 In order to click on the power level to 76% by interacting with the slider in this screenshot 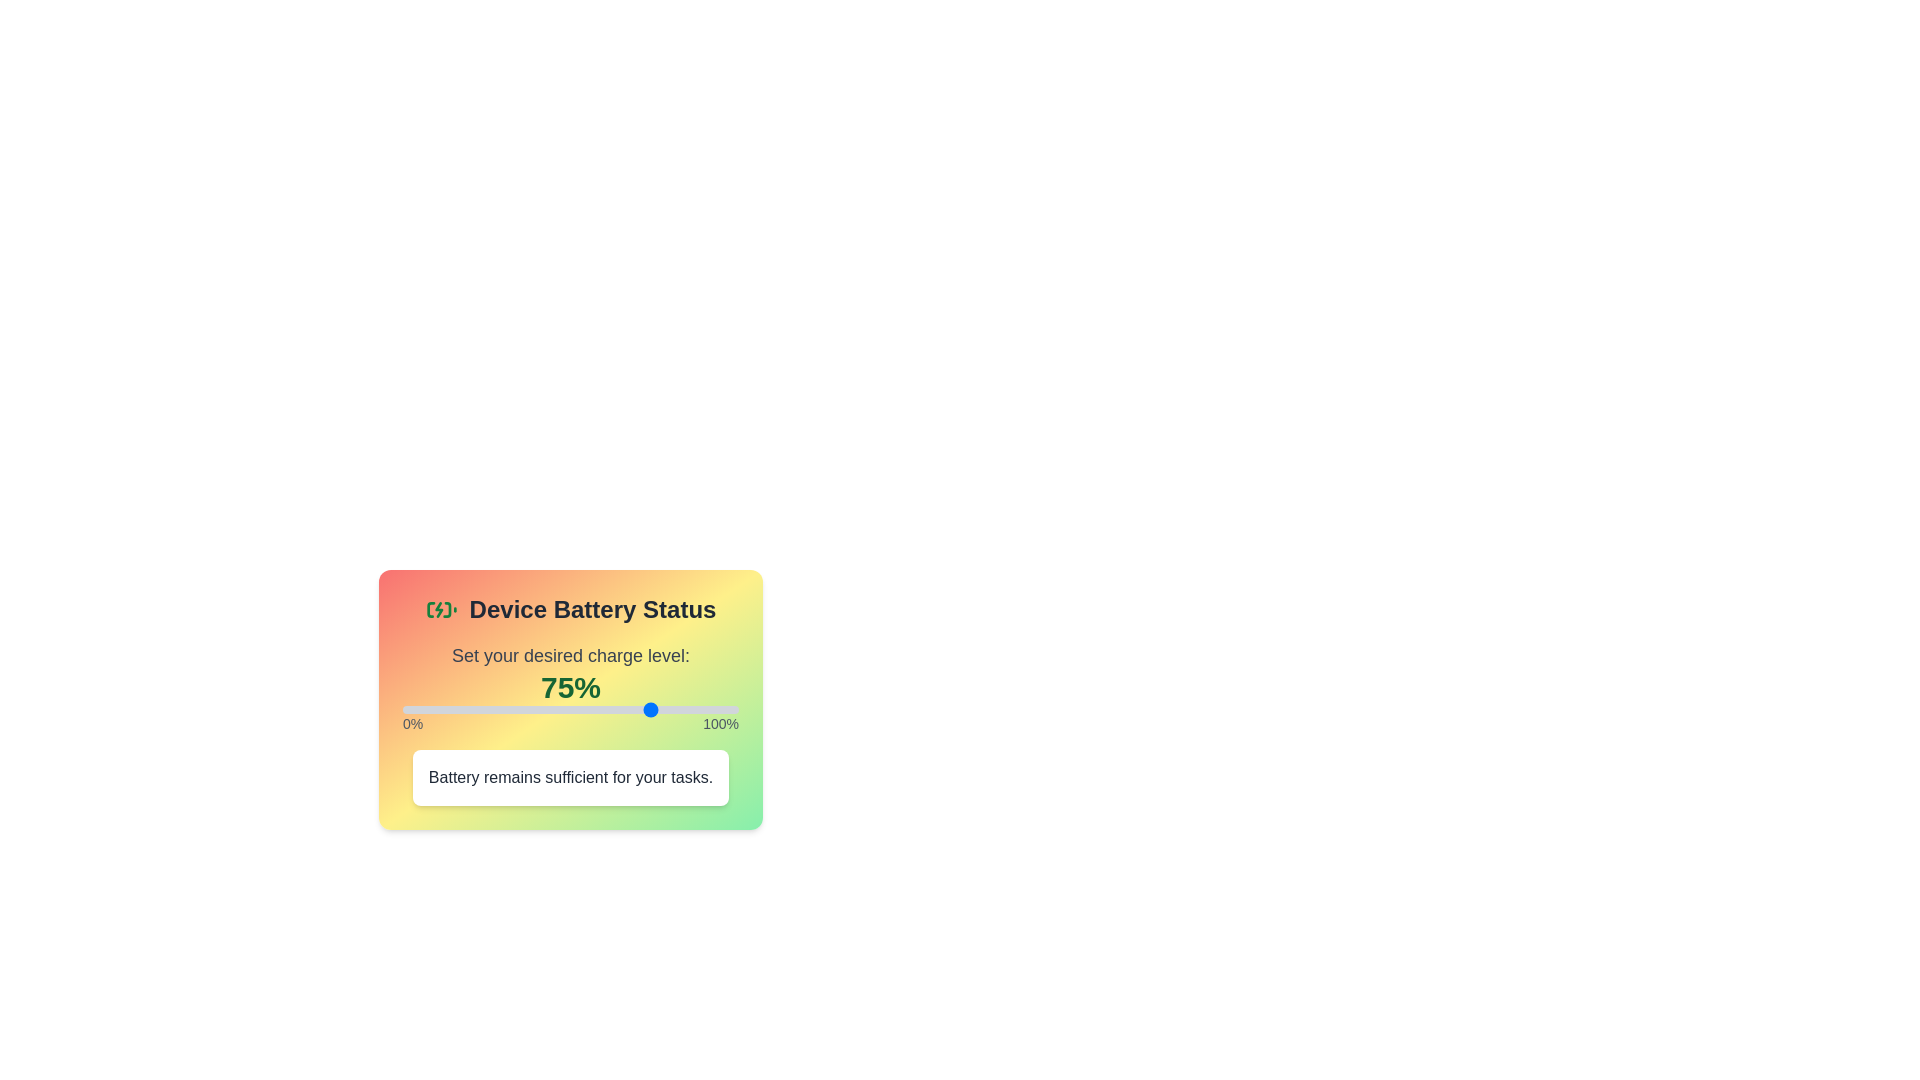, I will do `click(658, 708)`.